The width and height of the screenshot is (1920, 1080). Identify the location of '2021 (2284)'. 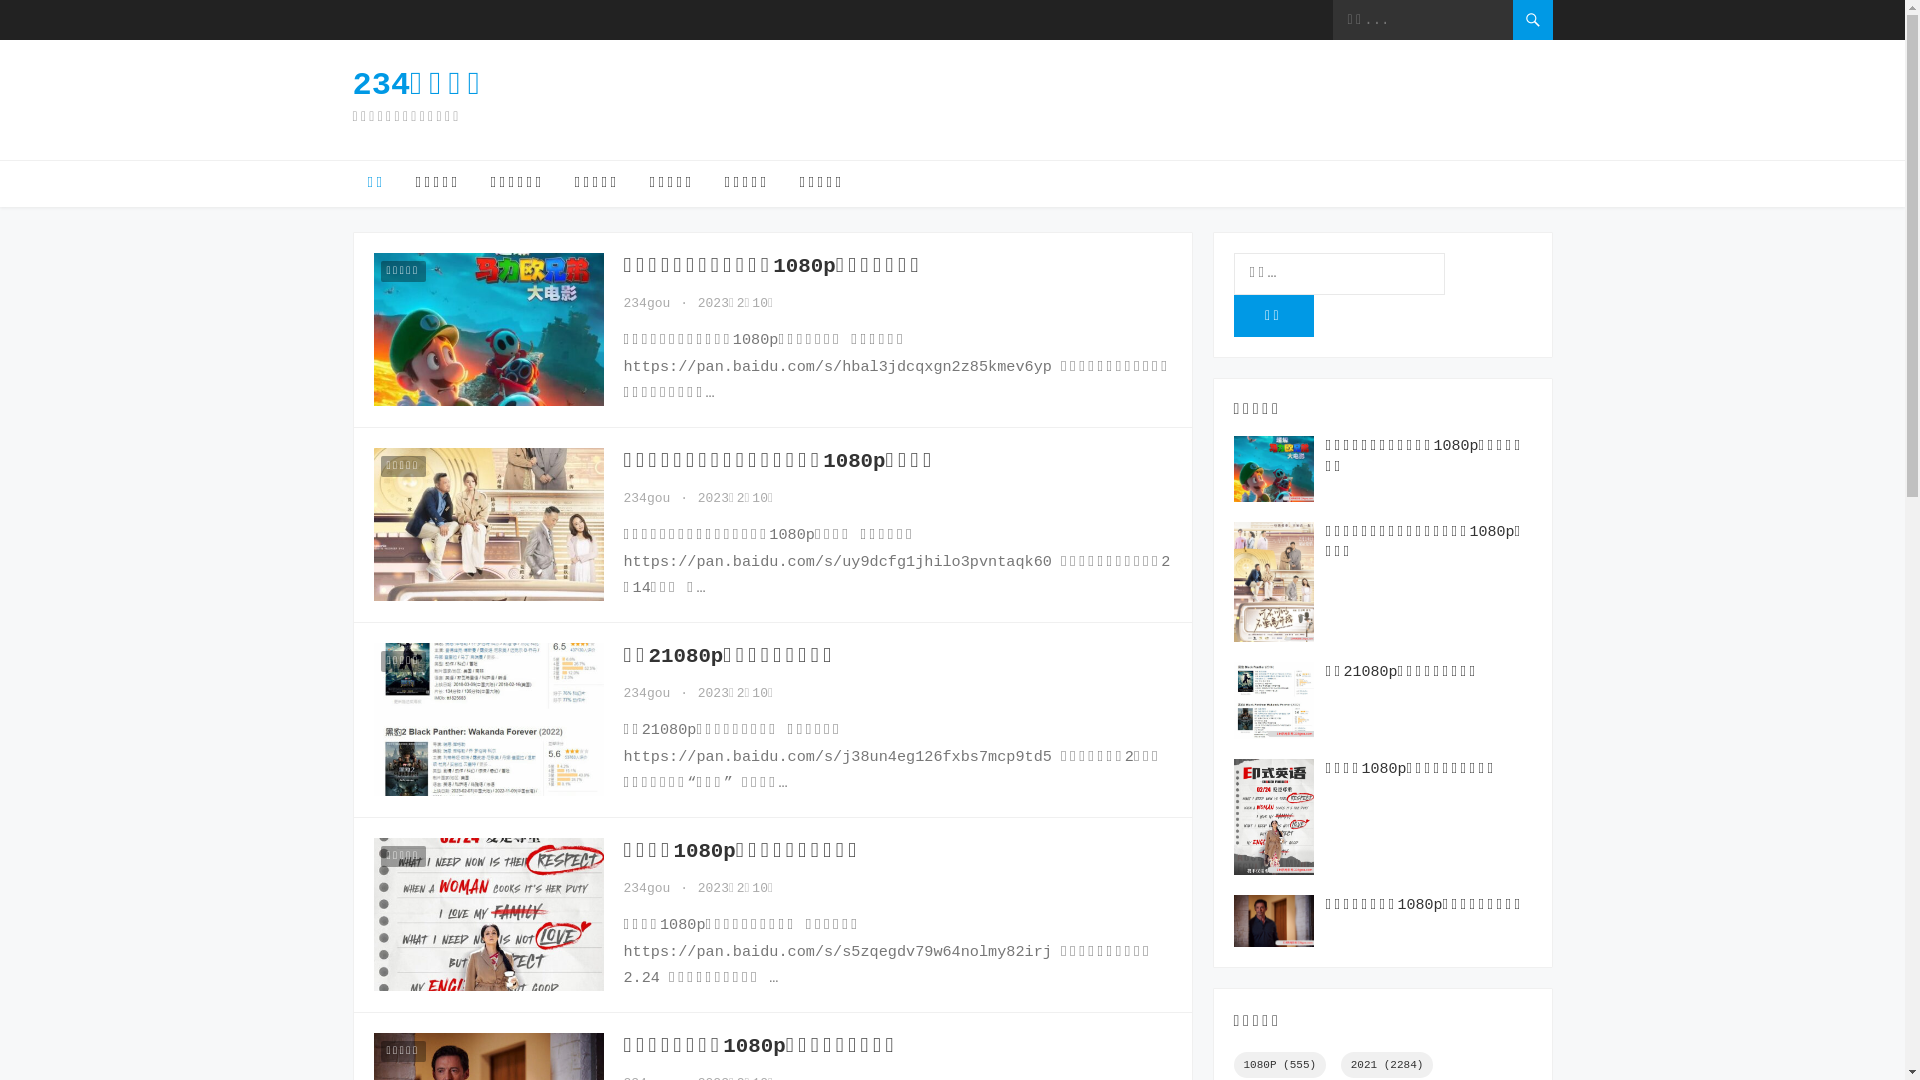
(1386, 1063).